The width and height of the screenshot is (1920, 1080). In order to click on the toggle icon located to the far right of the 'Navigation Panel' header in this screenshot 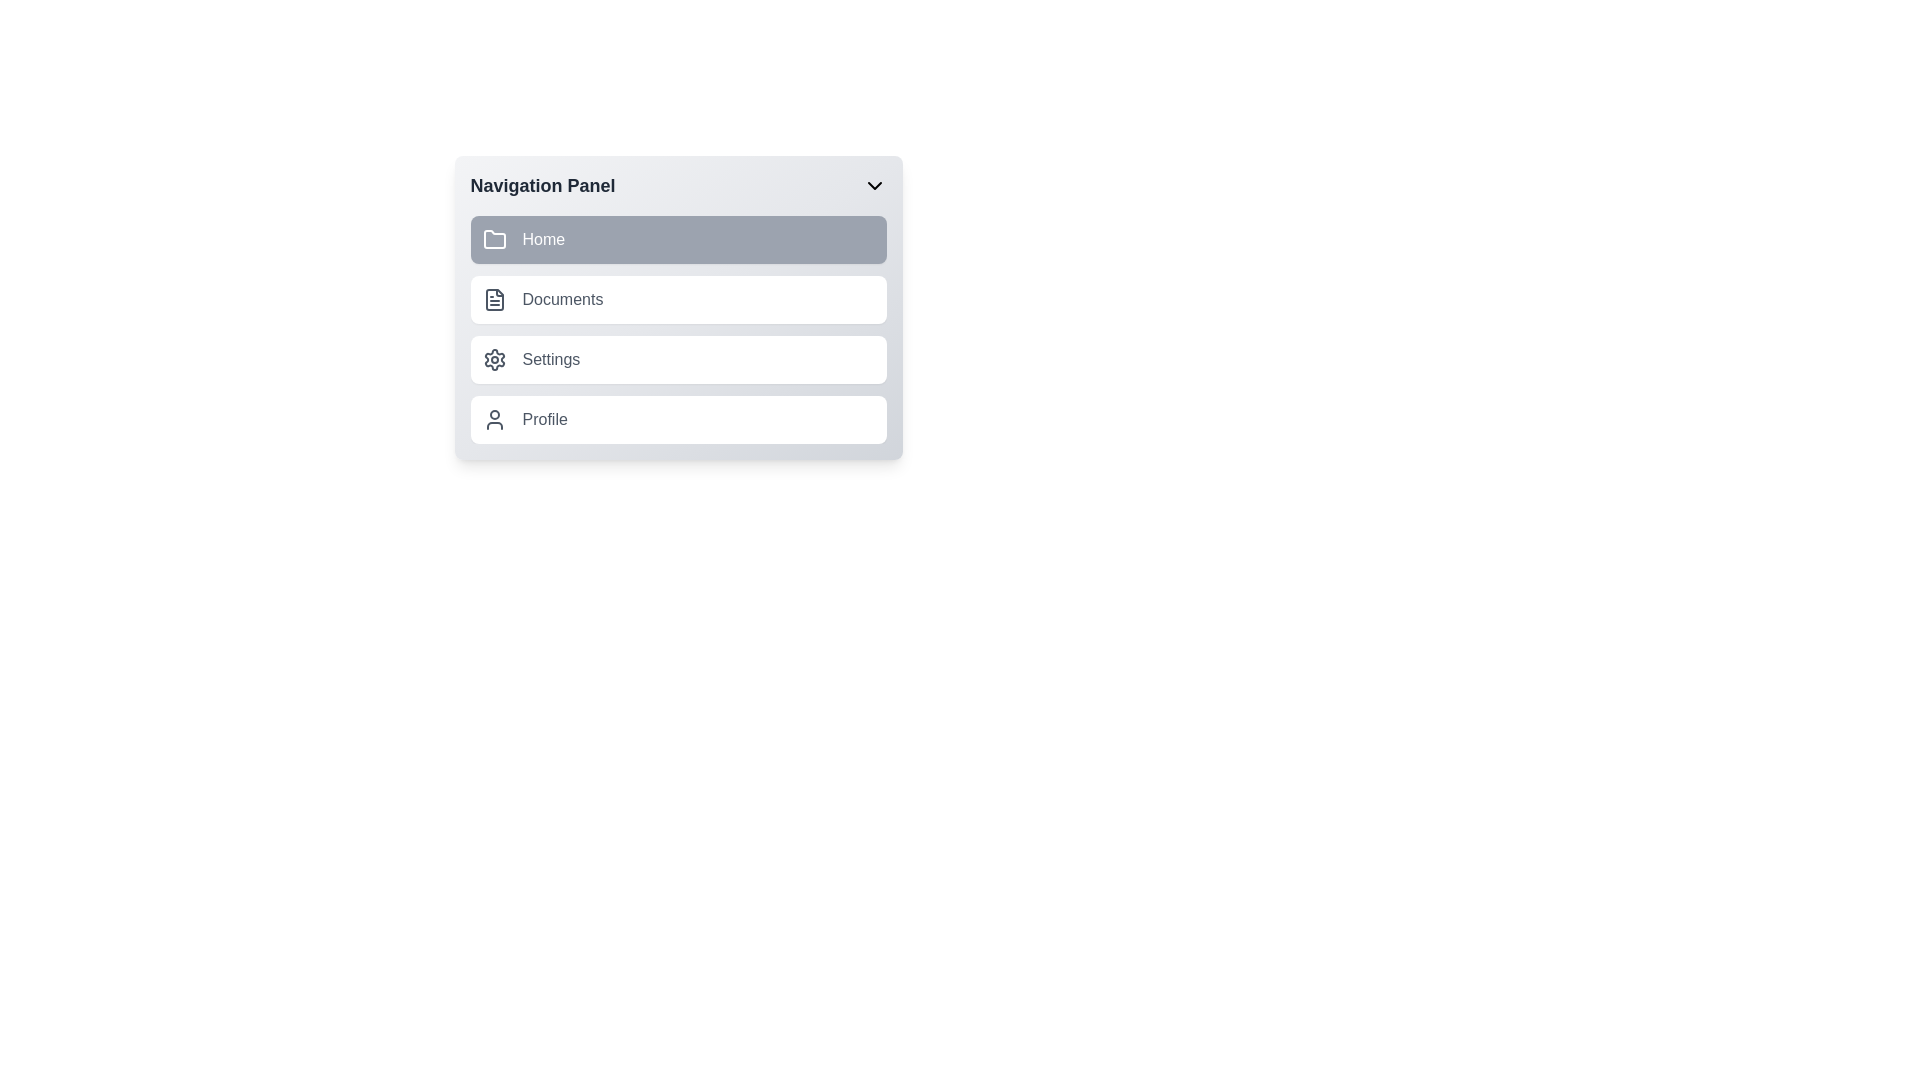, I will do `click(874, 185)`.